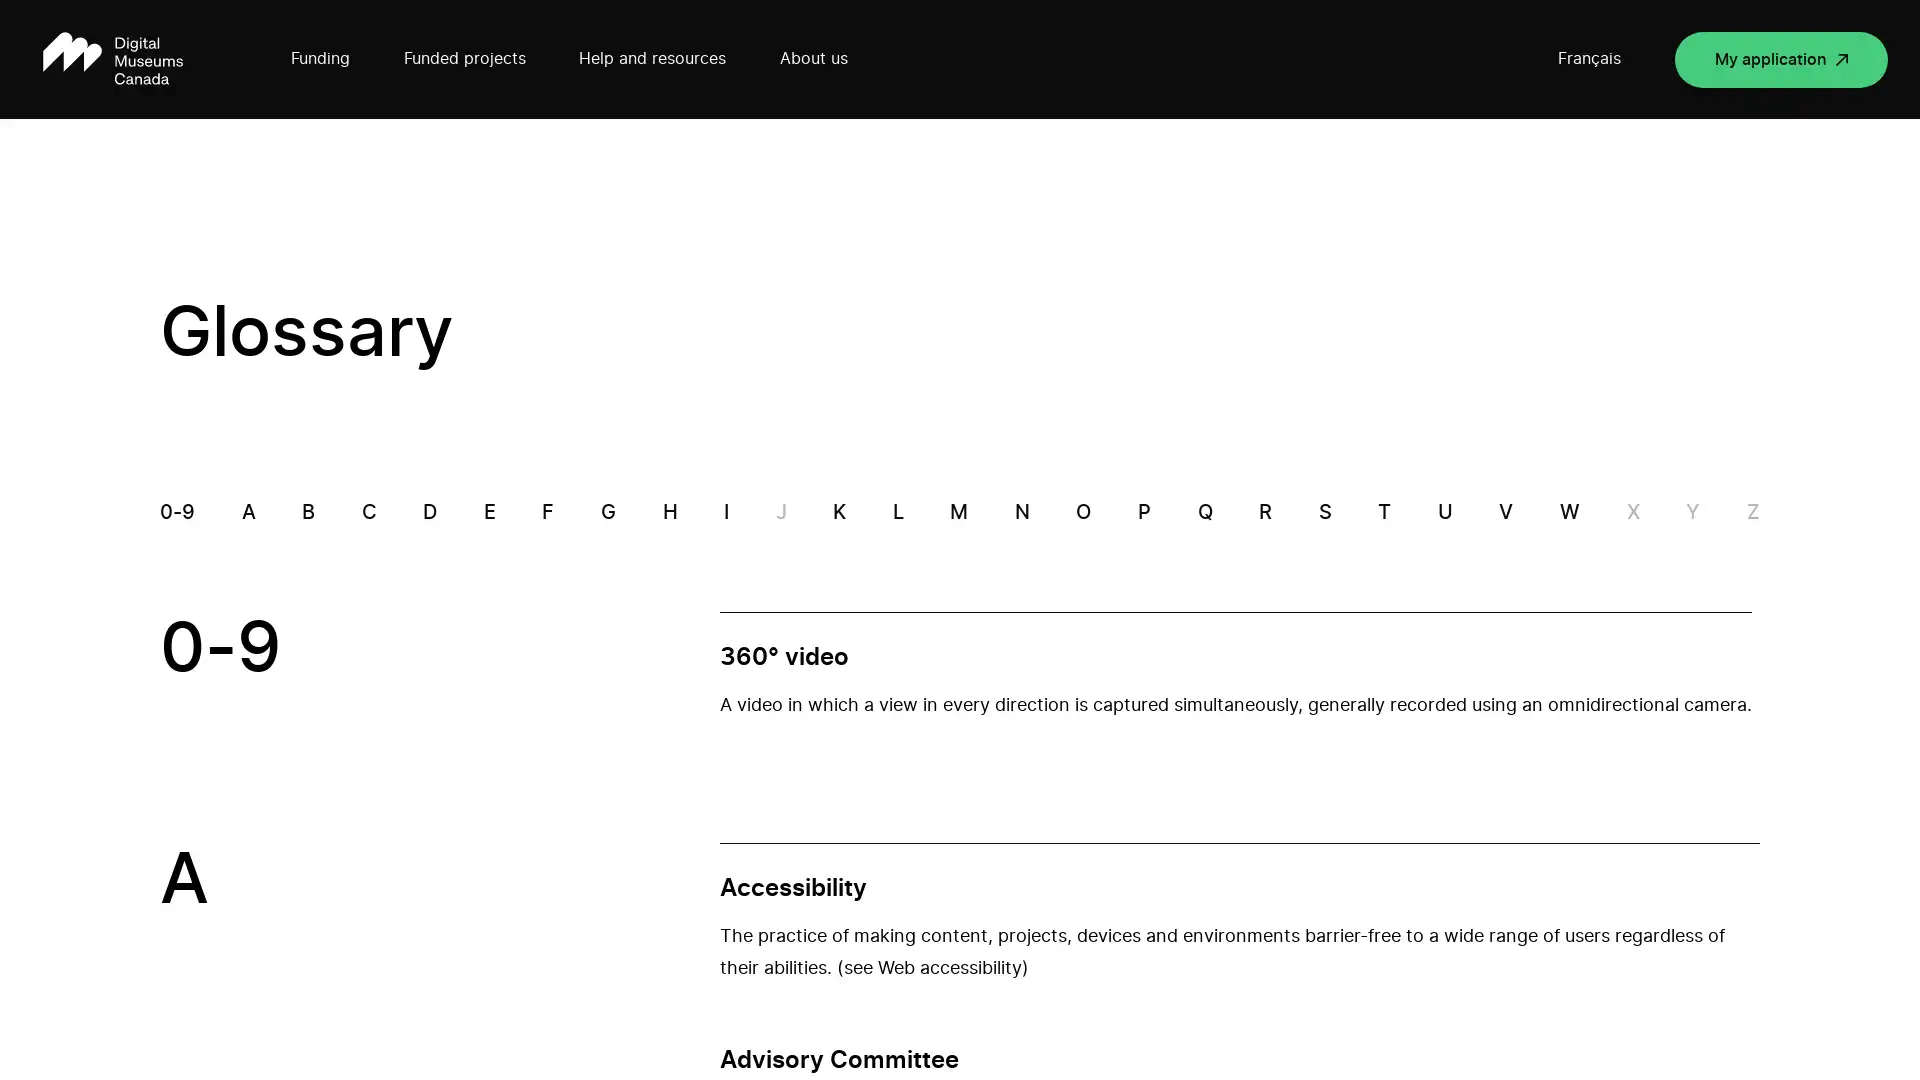 This screenshot has height=1080, width=1920. Describe the element at coordinates (489, 512) in the screenshot. I see `E` at that location.